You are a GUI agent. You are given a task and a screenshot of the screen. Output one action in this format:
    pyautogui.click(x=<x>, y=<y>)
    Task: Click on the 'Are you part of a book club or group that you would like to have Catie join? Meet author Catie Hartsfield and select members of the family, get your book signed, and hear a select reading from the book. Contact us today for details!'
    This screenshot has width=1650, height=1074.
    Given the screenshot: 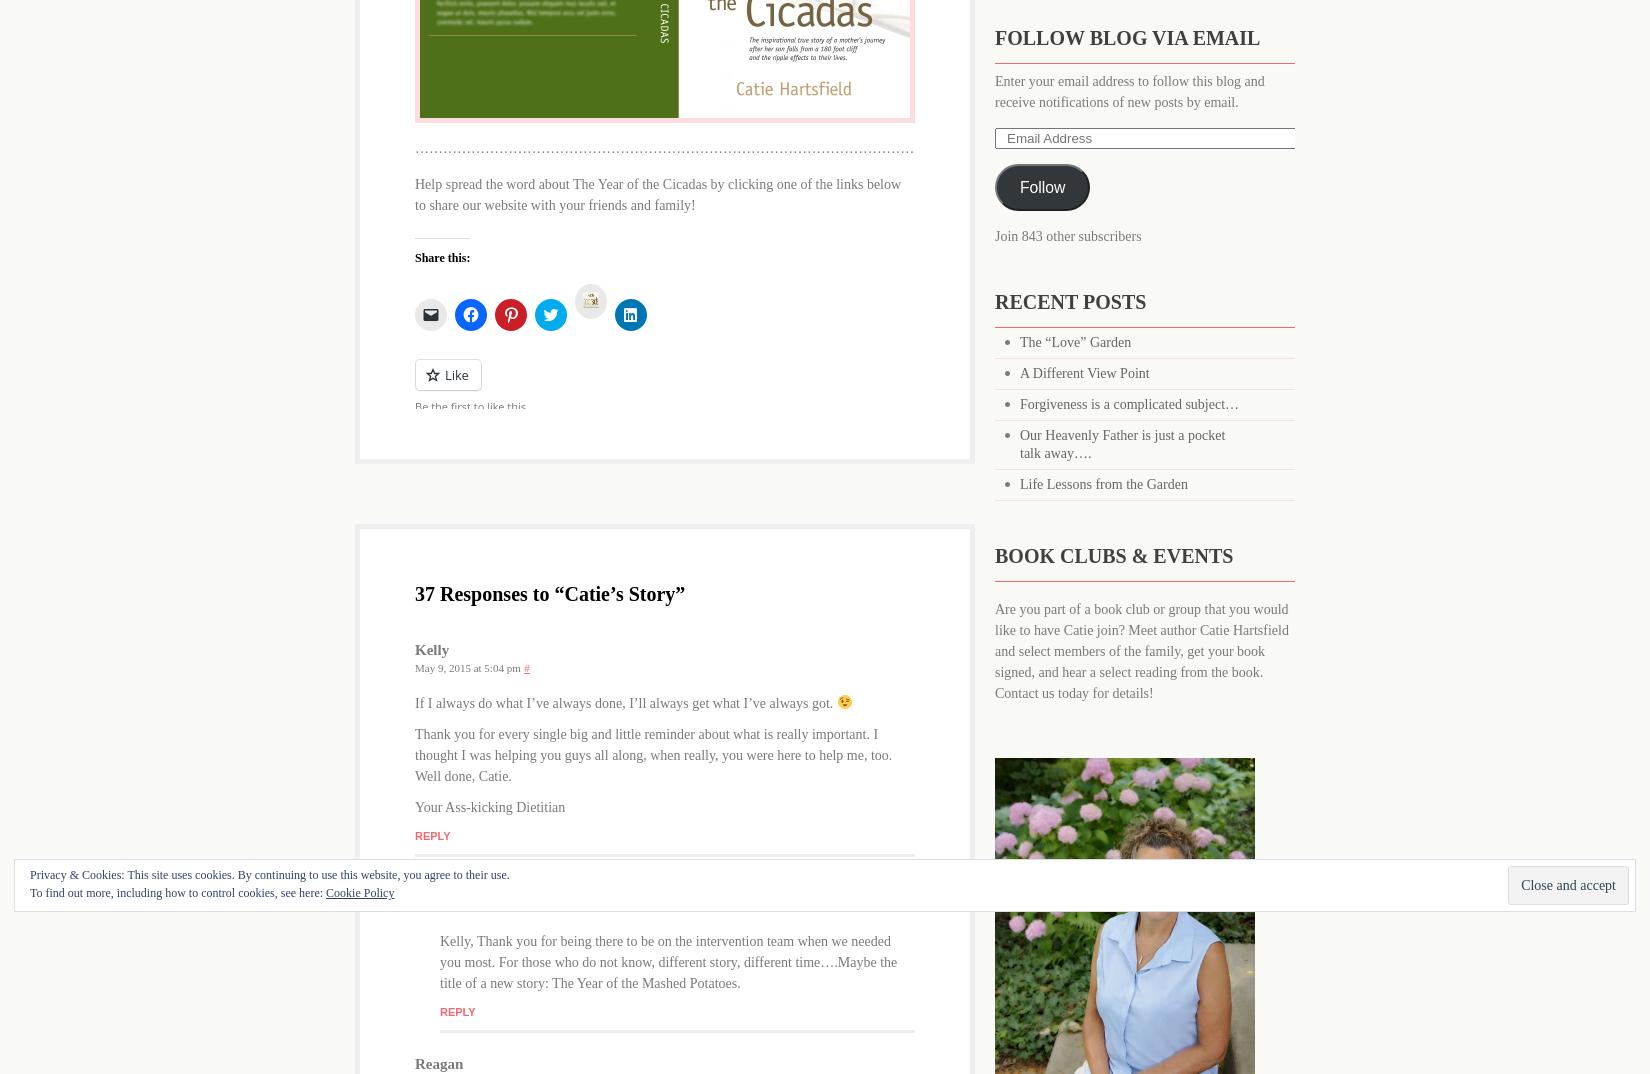 What is the action you would take?
    pyautogui.click(x=1141, y=650)
    